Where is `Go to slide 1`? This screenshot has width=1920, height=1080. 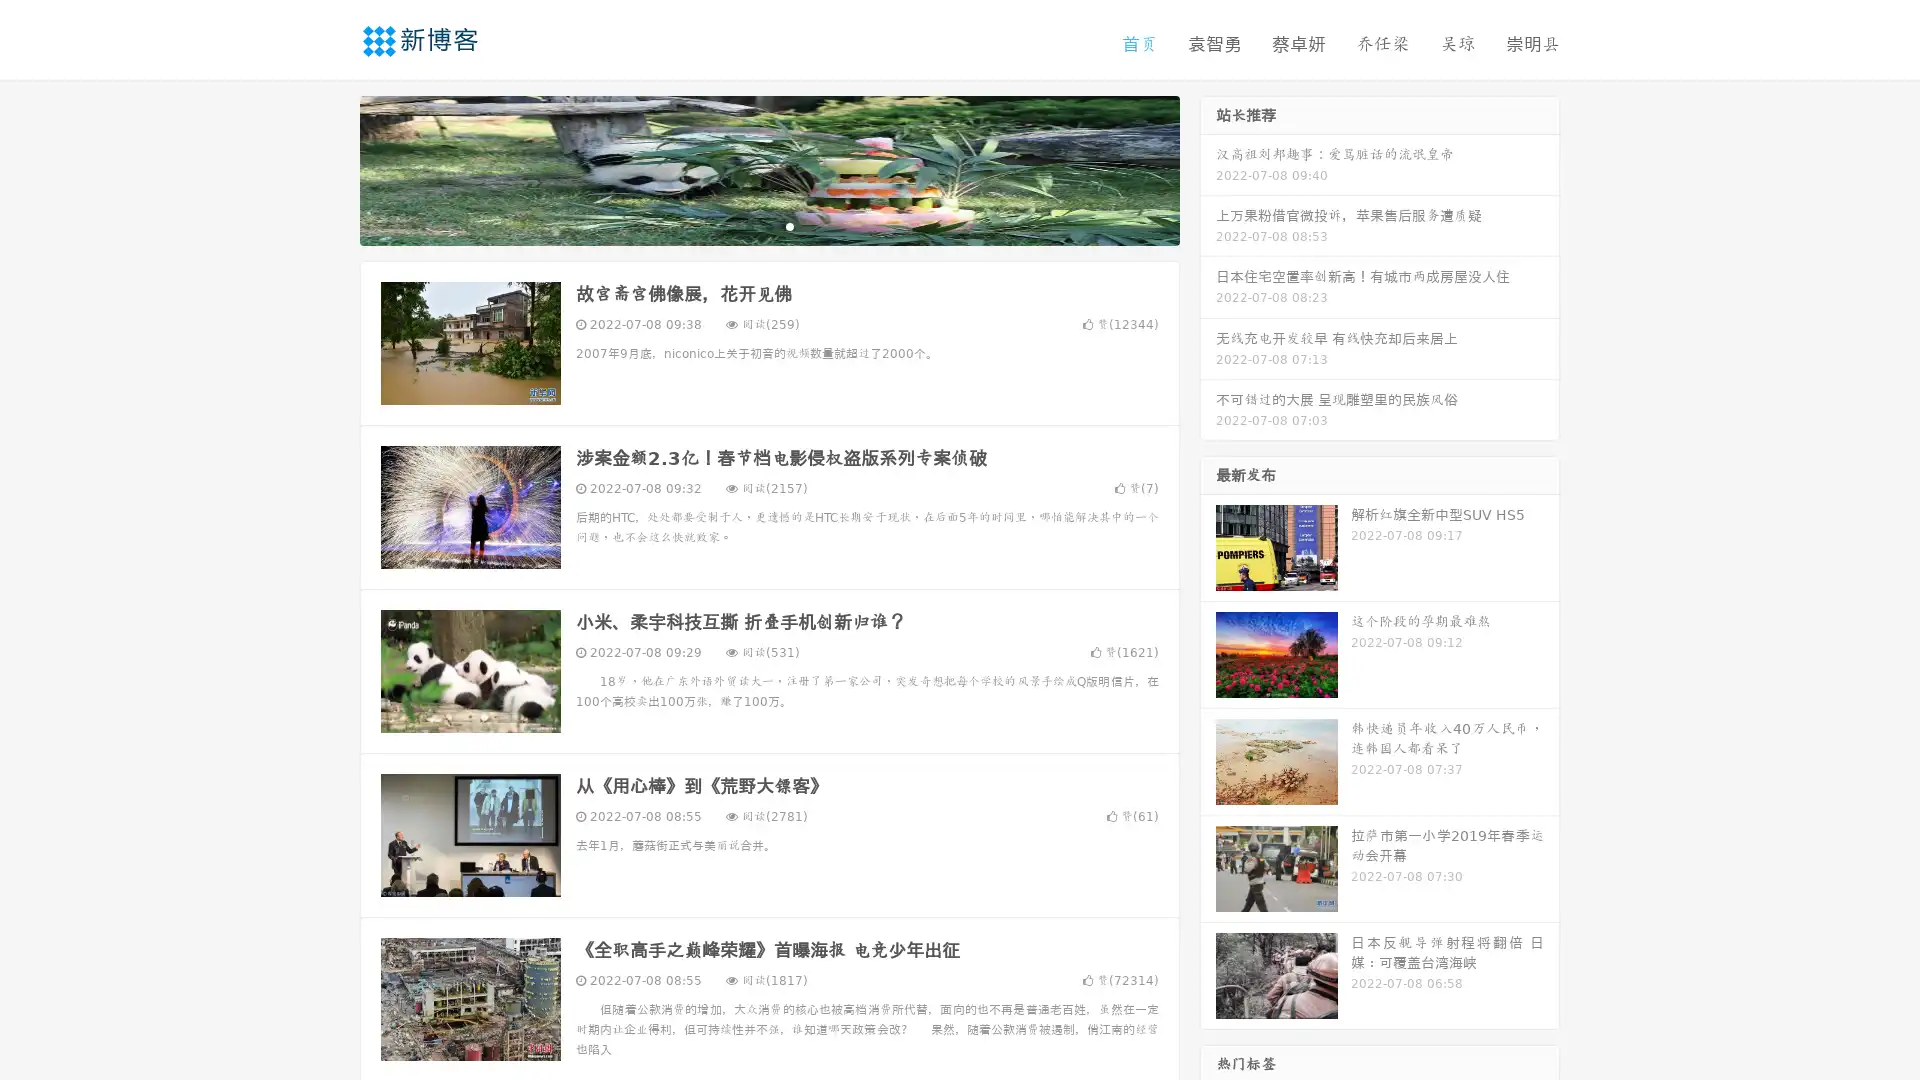
Go to slide 1 is located at coordinates (748, 225).